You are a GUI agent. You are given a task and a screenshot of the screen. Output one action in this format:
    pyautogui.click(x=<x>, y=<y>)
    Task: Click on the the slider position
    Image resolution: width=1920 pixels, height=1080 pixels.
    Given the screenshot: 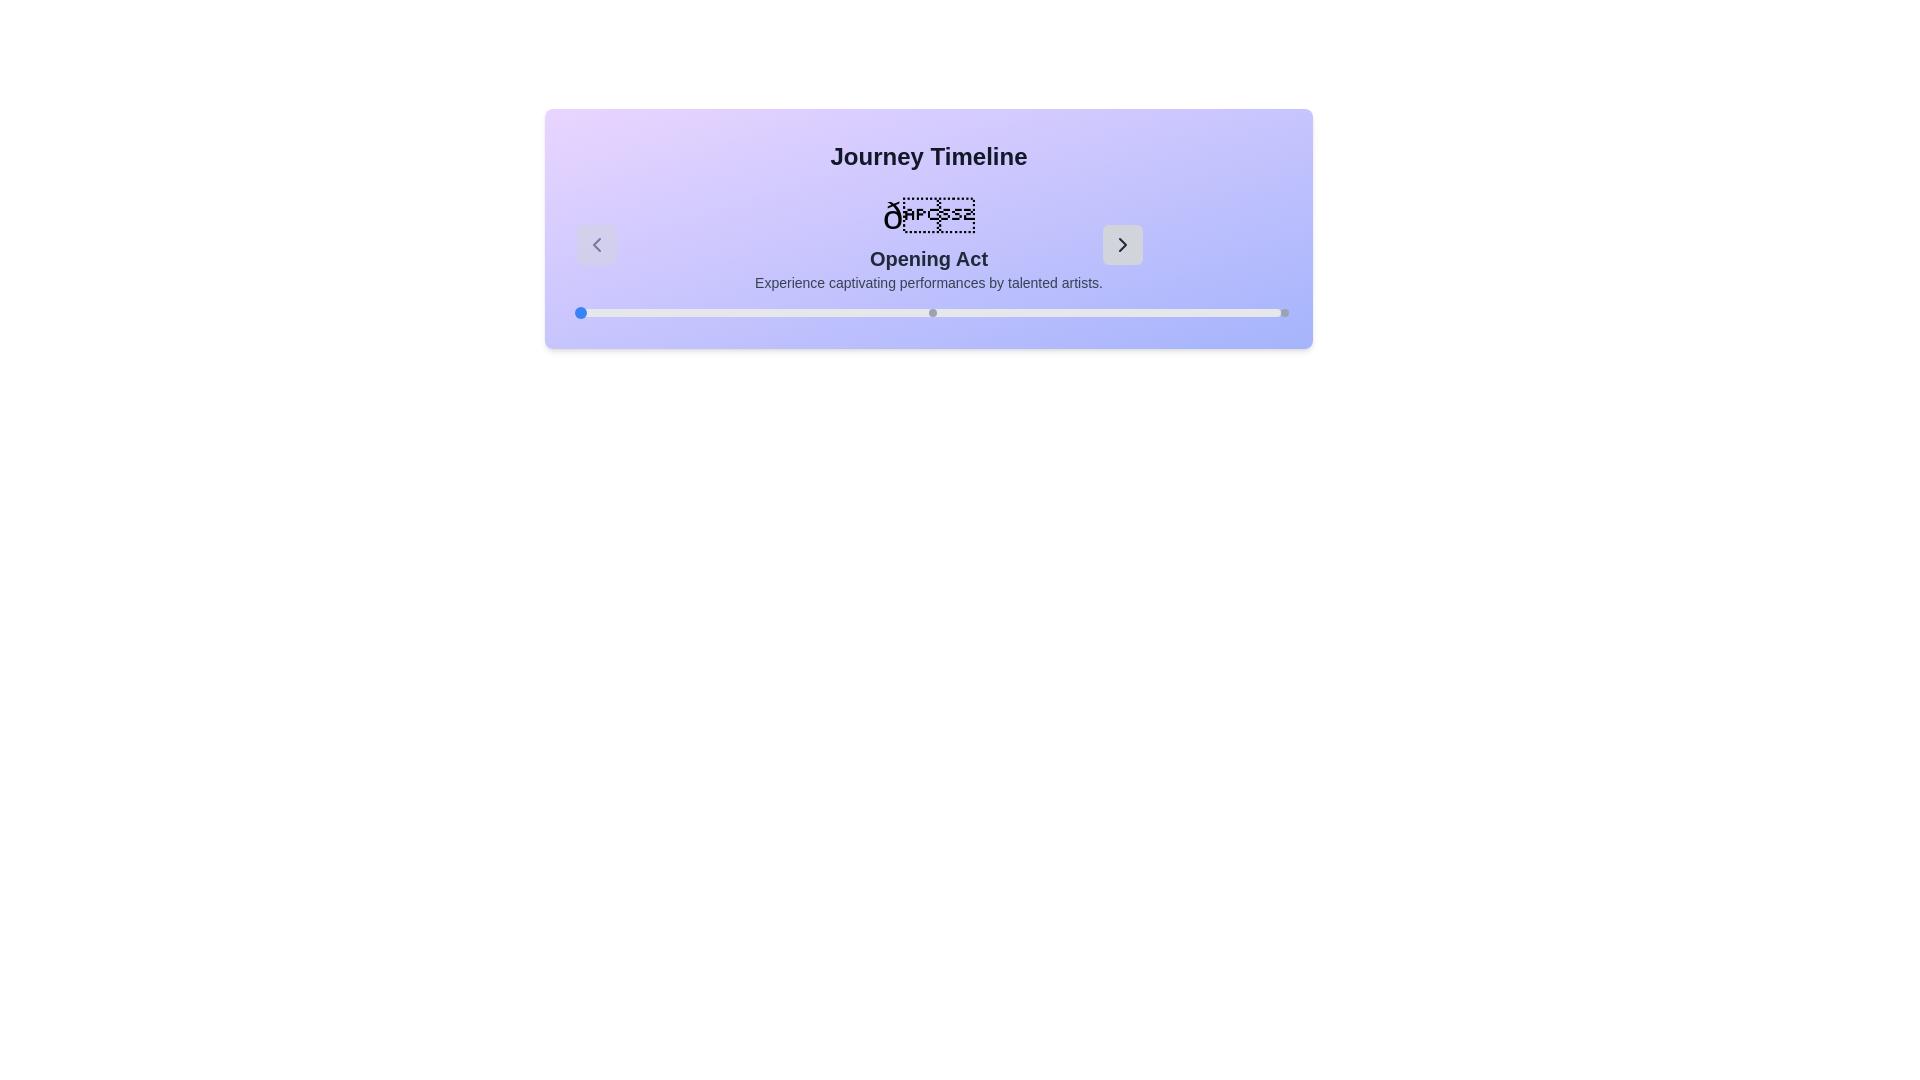 What is the action you would take?
    pyautogui.click(x=1147, y=312)
    